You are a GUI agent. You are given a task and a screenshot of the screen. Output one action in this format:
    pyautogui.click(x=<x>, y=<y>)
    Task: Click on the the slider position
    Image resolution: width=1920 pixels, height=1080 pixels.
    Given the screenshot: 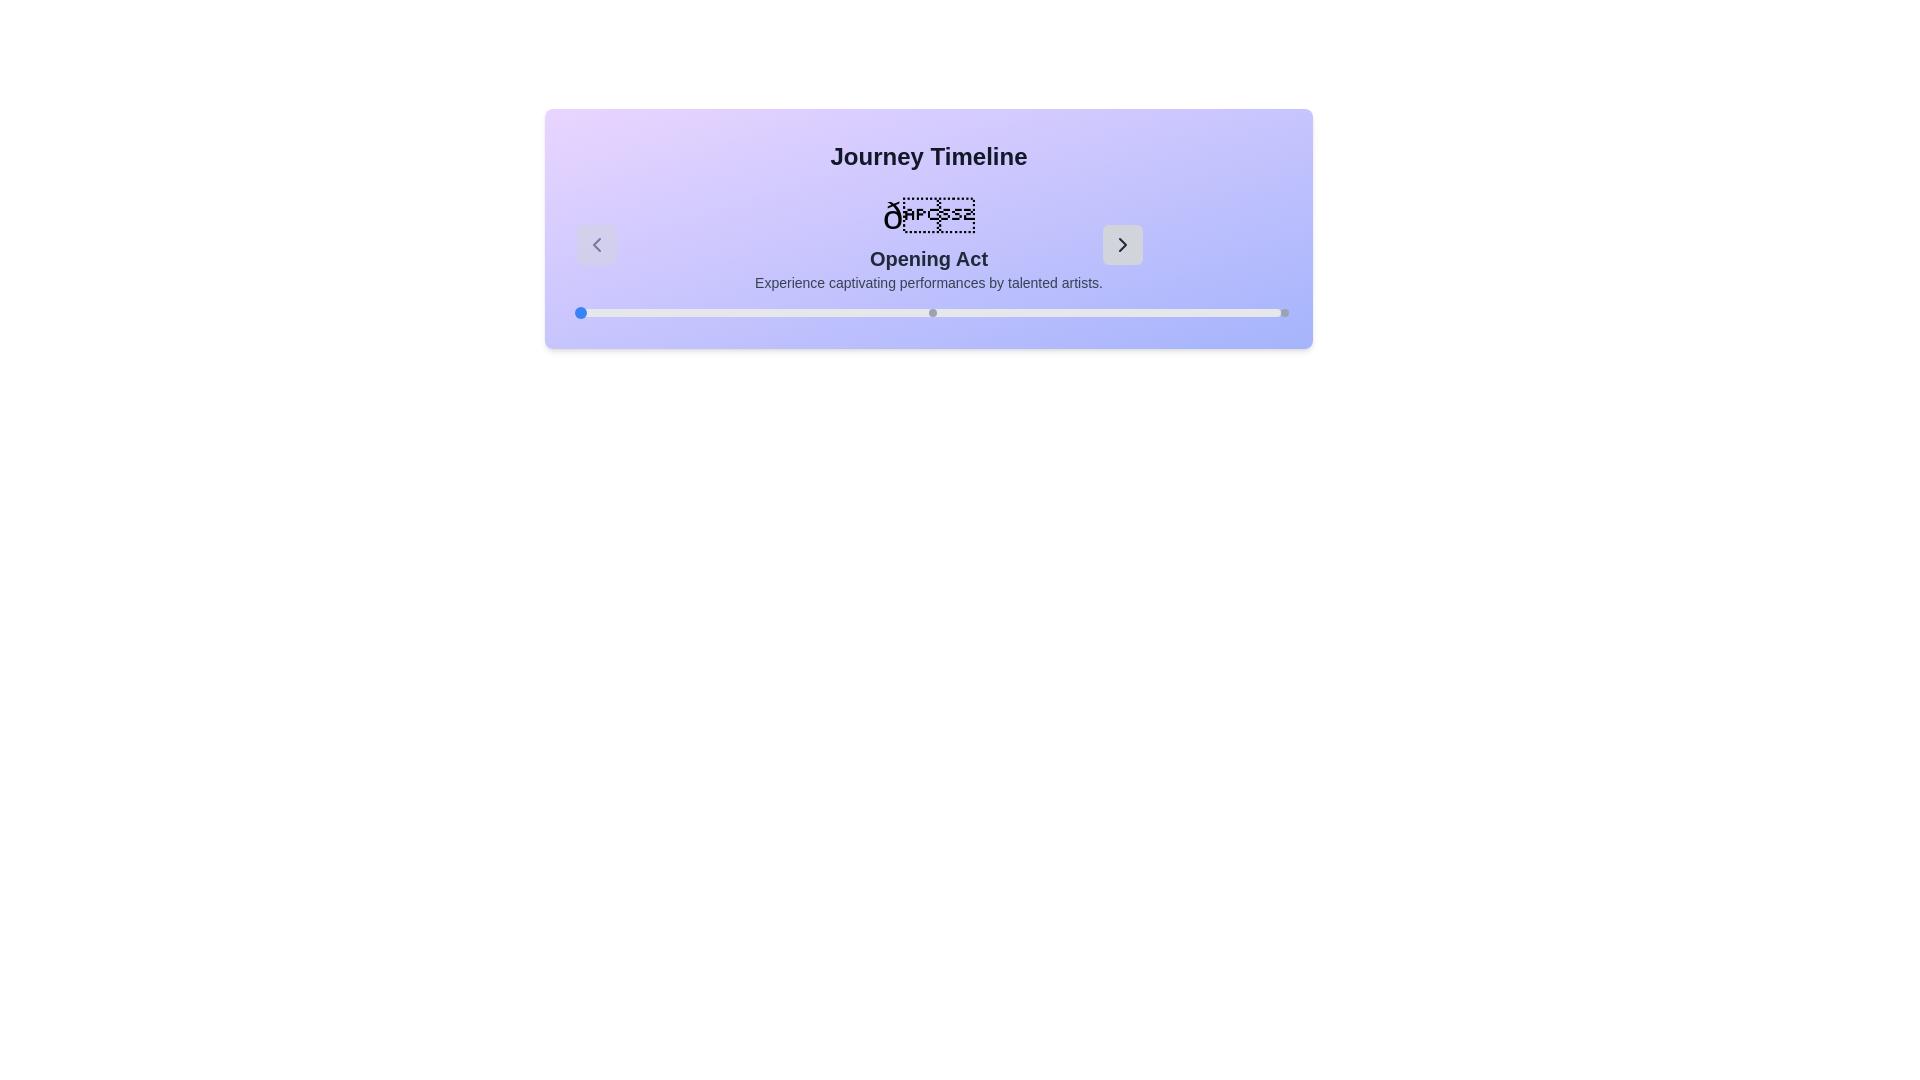 What is the action you would take?
    pyautogui.click(x=1147, y=312)
    